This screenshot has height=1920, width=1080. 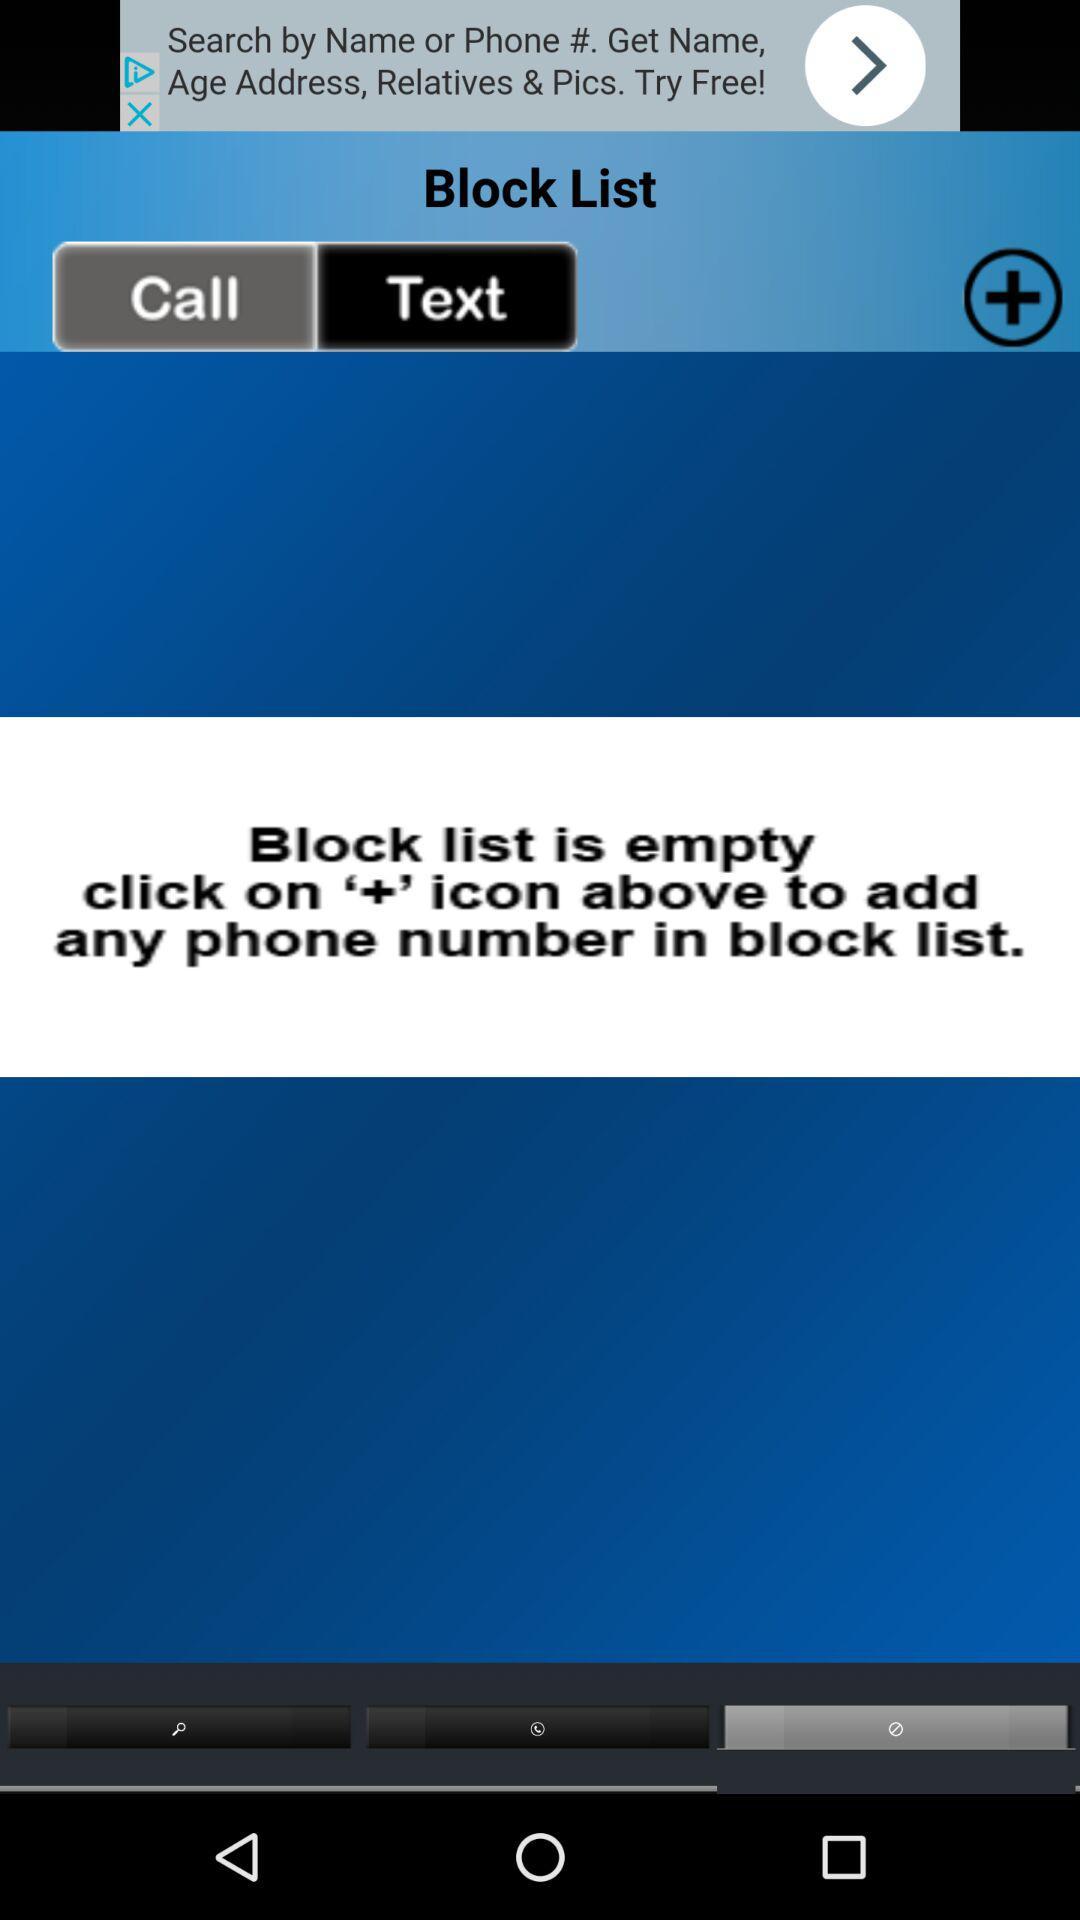 What do you see at coordinates (445, 295) in the screenshot?
I see `blocked text numbers list` at bounding box center [445, 295].